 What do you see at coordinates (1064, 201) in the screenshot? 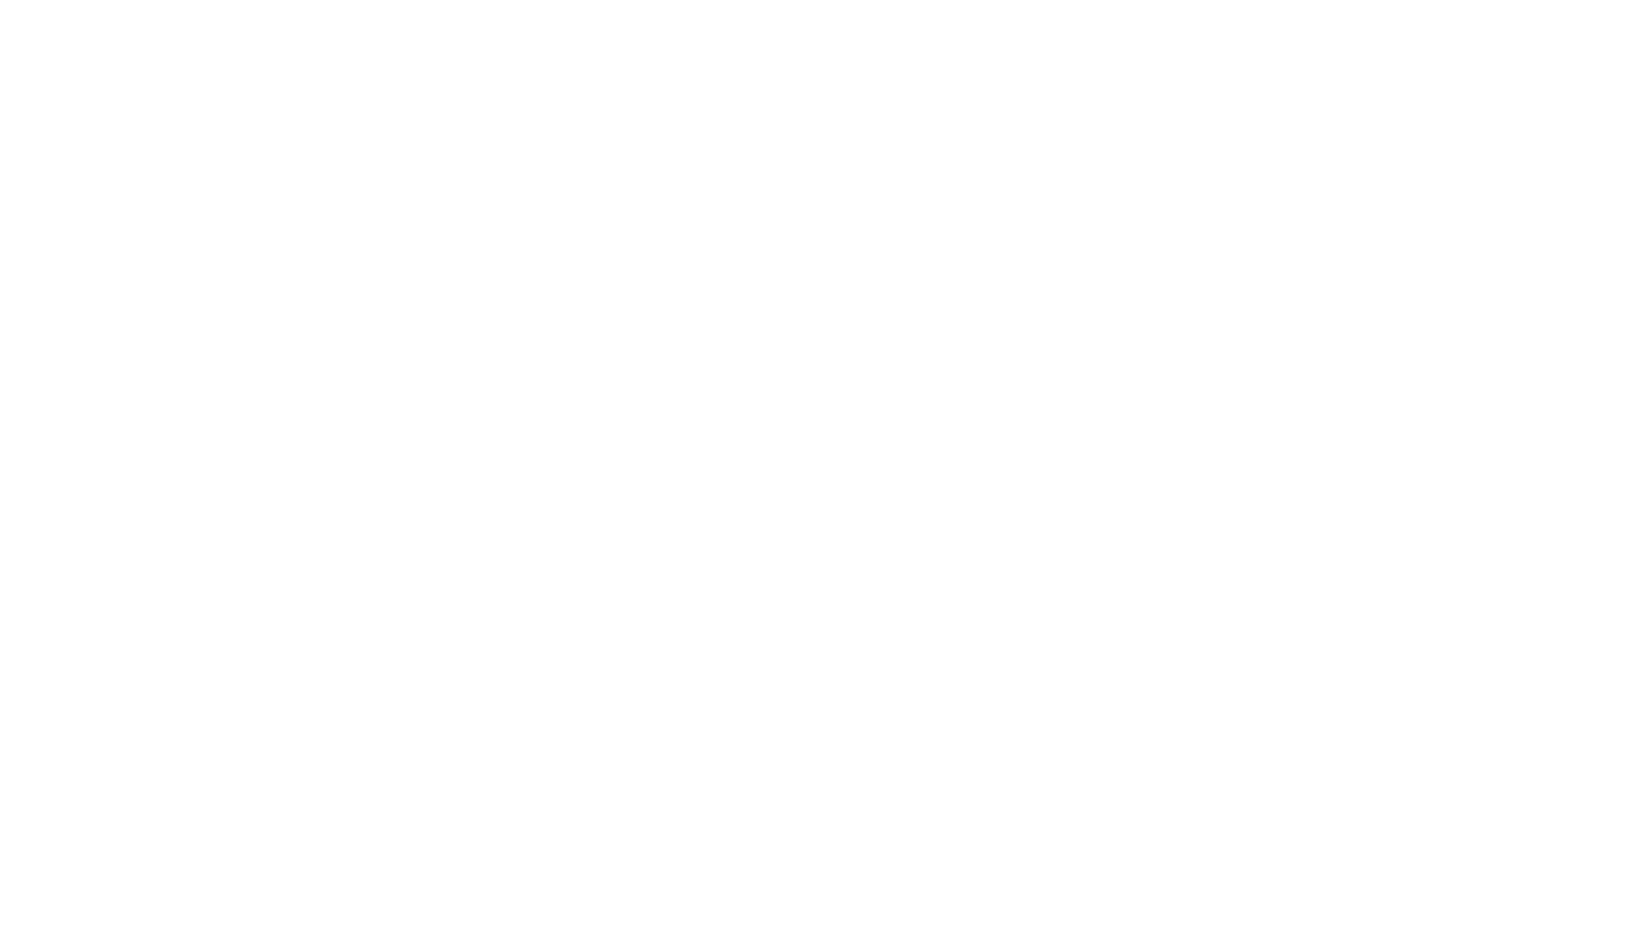
I see `'ITF Briefings'` at bounding box center [1064, 201].